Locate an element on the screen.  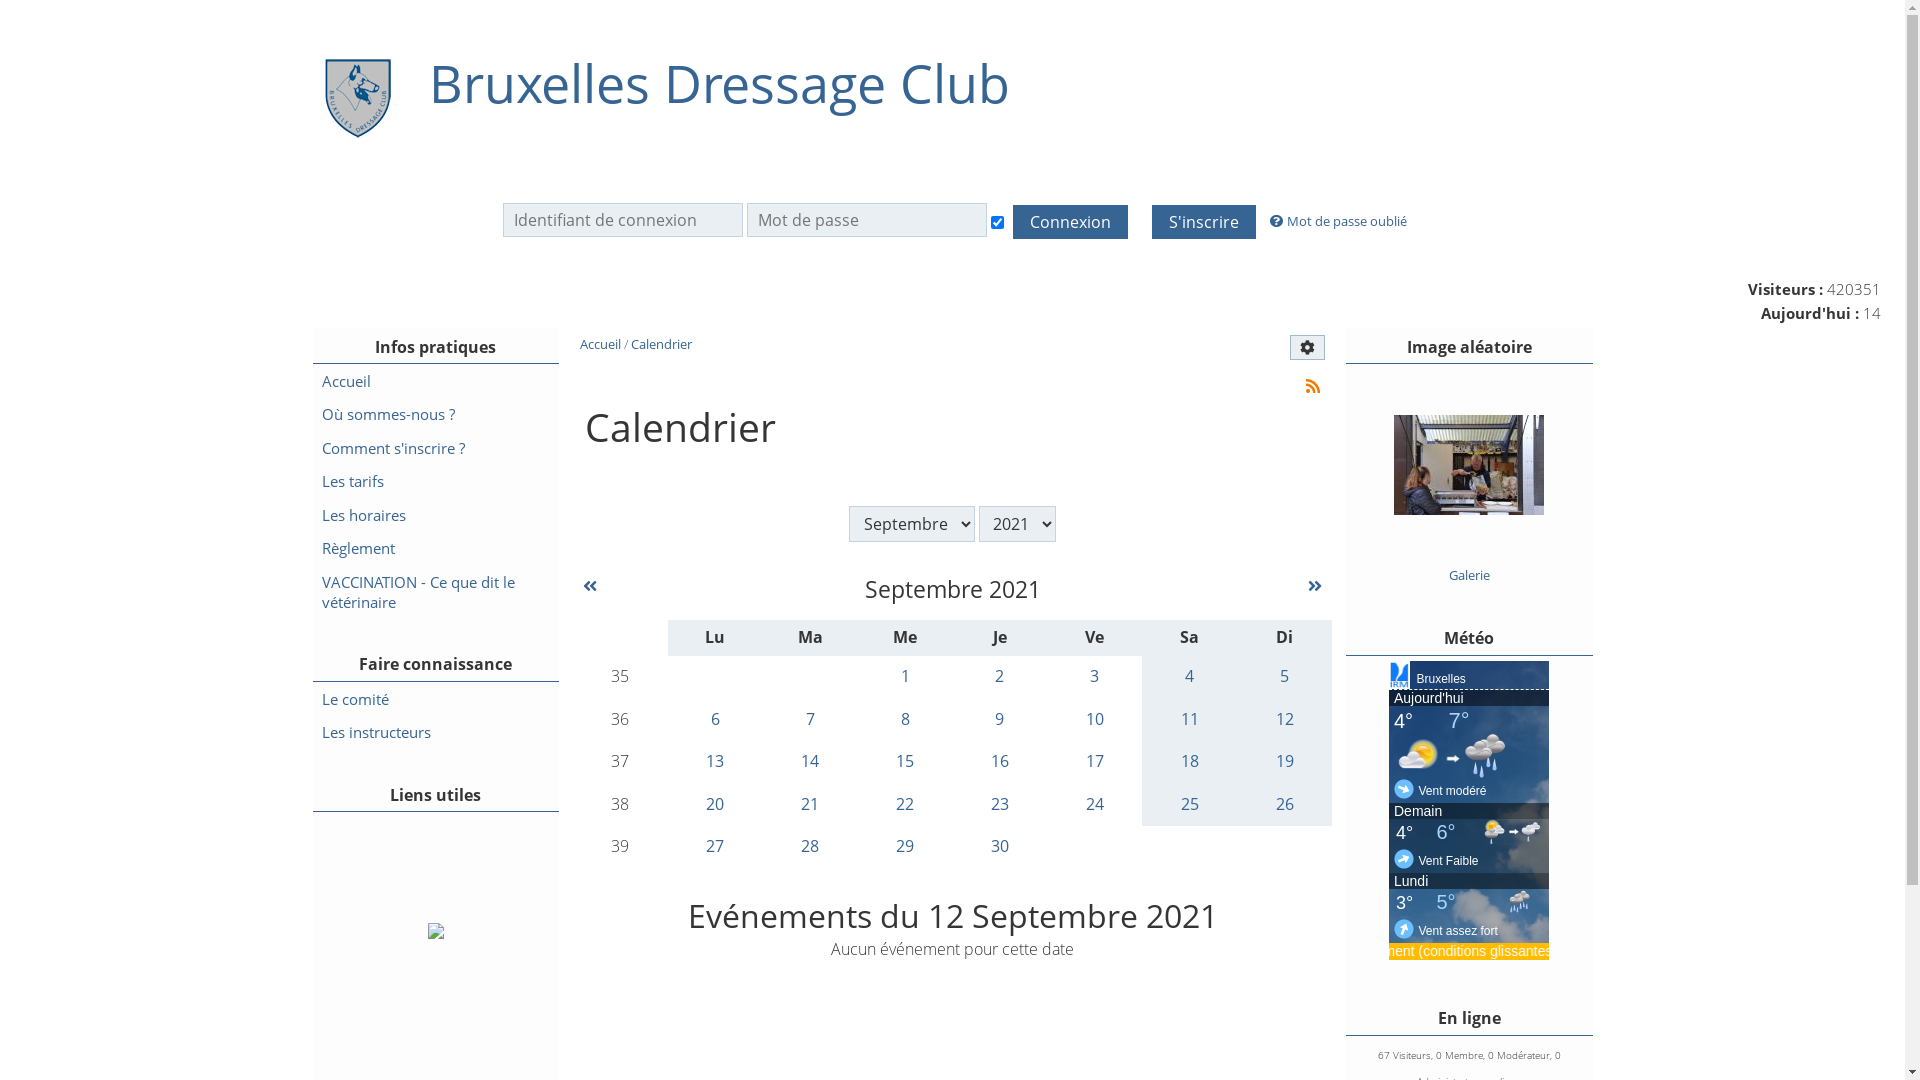
'28' is located at coordinates (810, 847).